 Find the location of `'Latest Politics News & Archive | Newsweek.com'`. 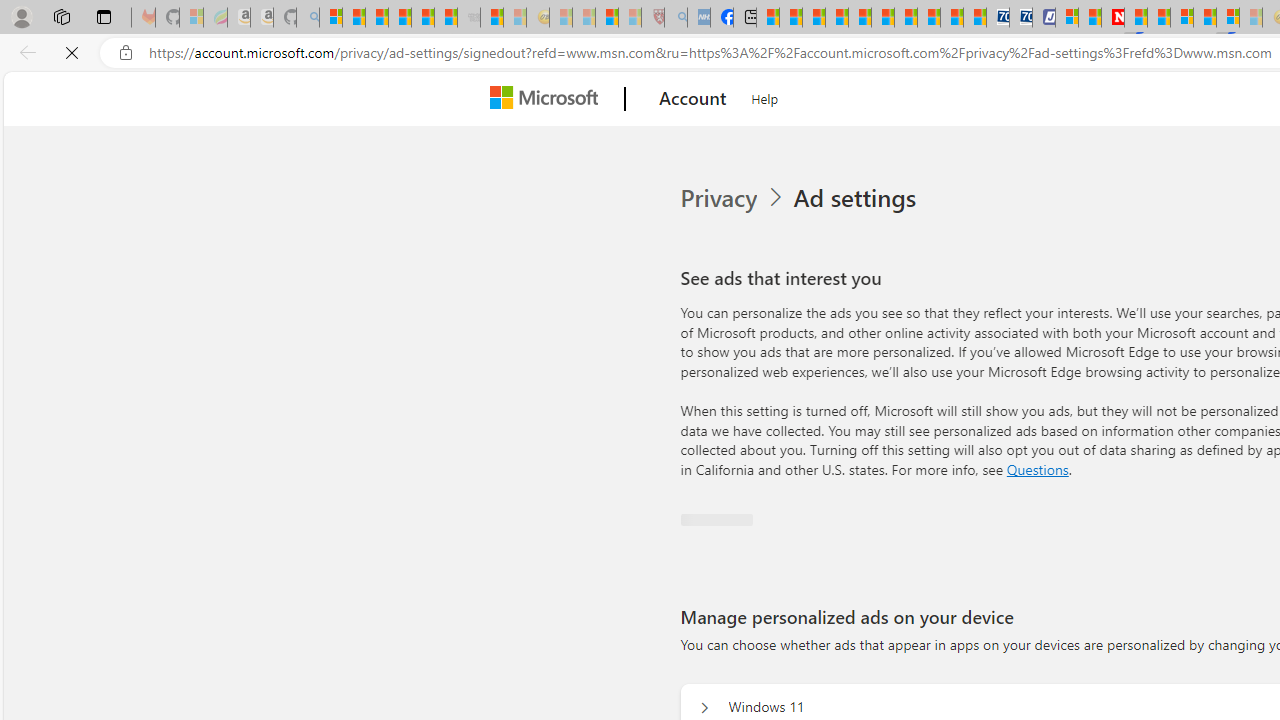

'Latest Politics News & Archive | Newsweek.com' is located at coordinates (1111, 17).